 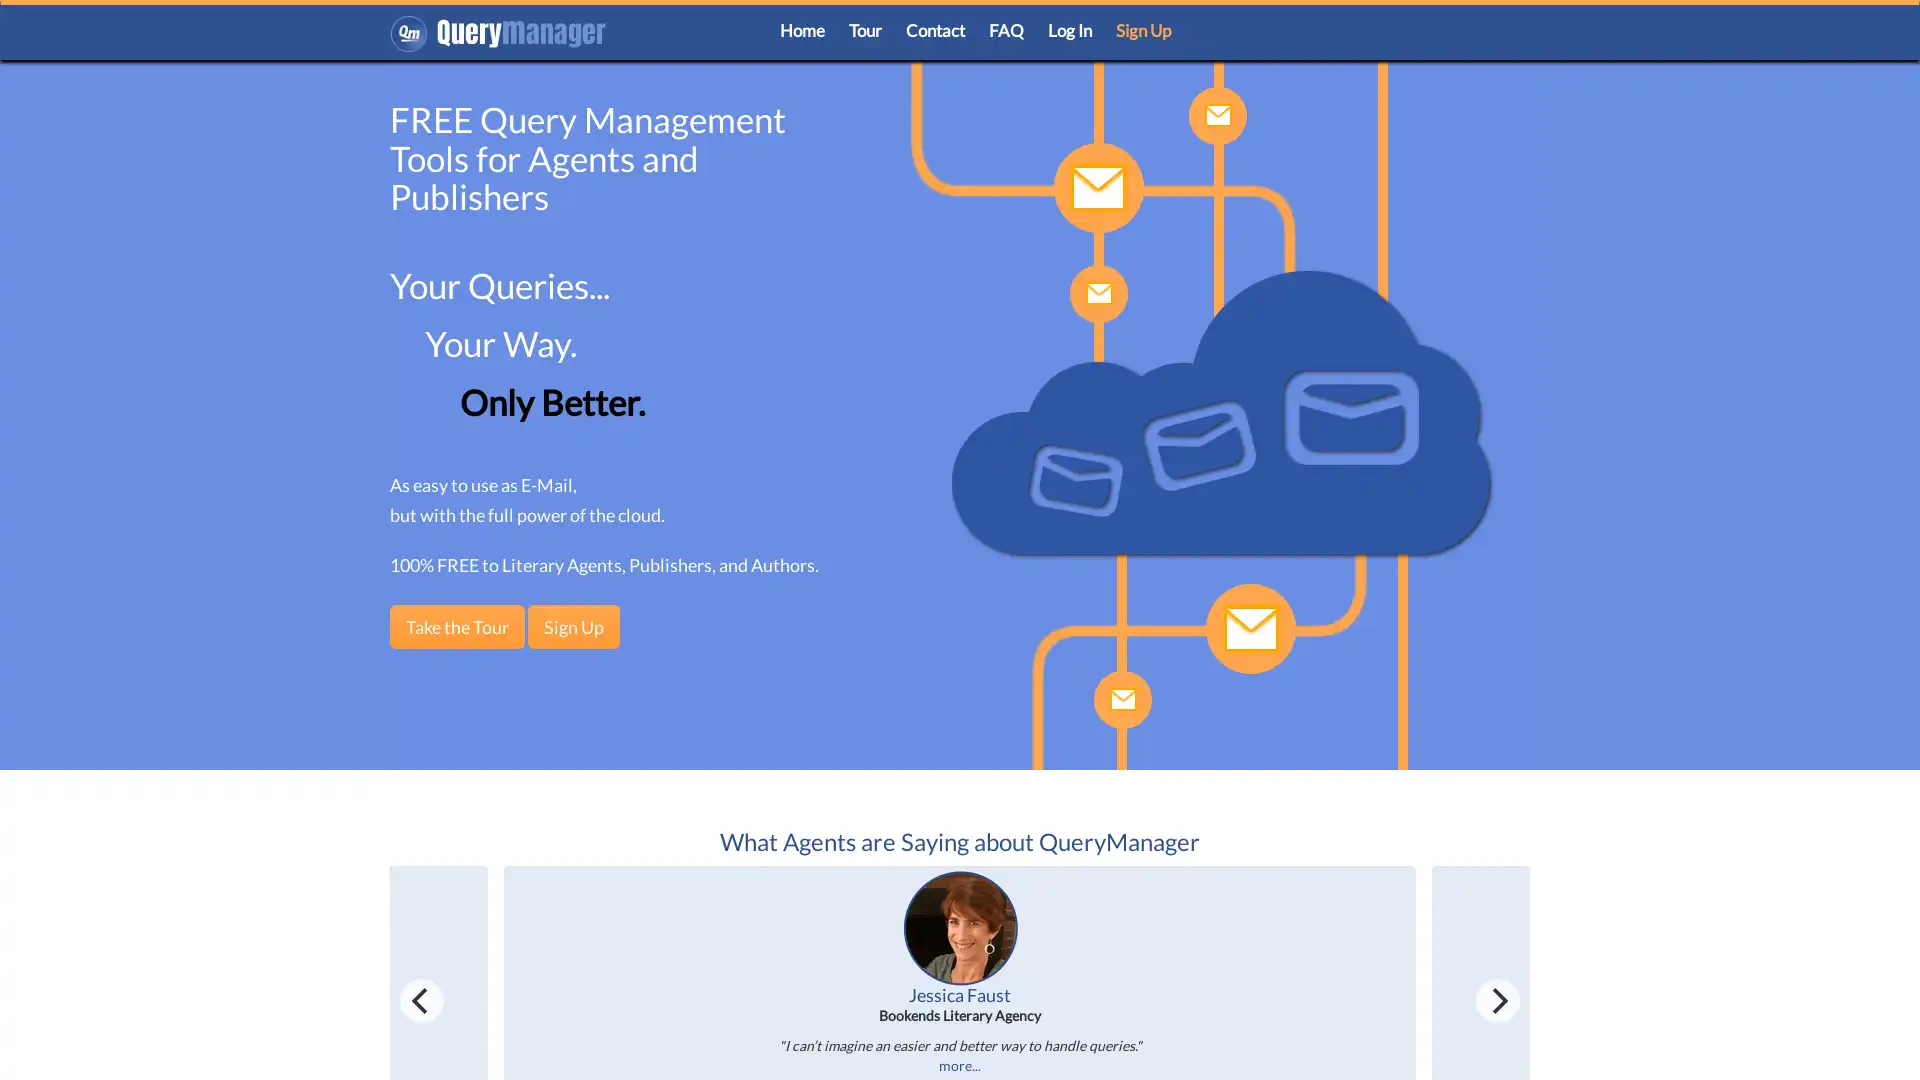 I want to click on Next, so click(x=1497, y=999).